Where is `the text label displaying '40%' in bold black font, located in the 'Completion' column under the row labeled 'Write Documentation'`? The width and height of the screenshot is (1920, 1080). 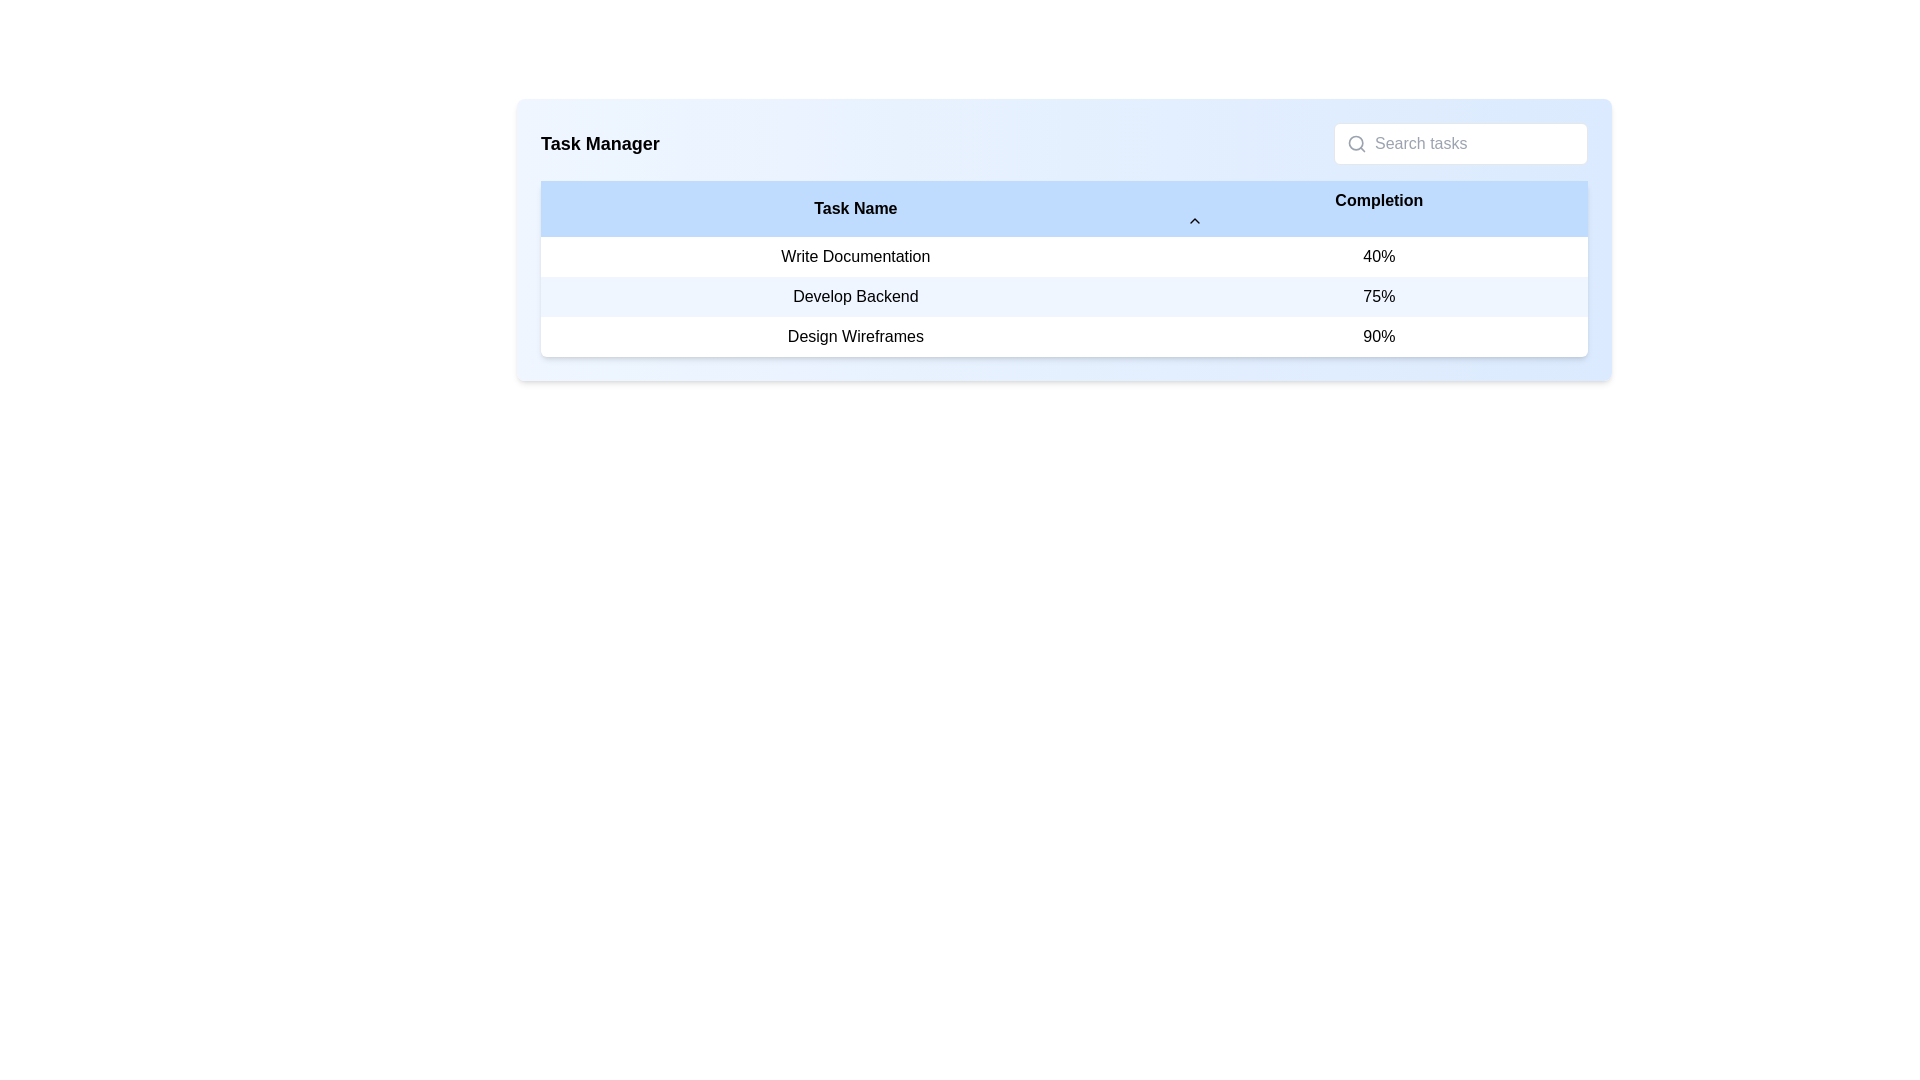
the text label displaying '40%' in bold black font, located in the 'Completion' column under the row labeled 'Write Documentation' is located at coordinates (1378, 256).